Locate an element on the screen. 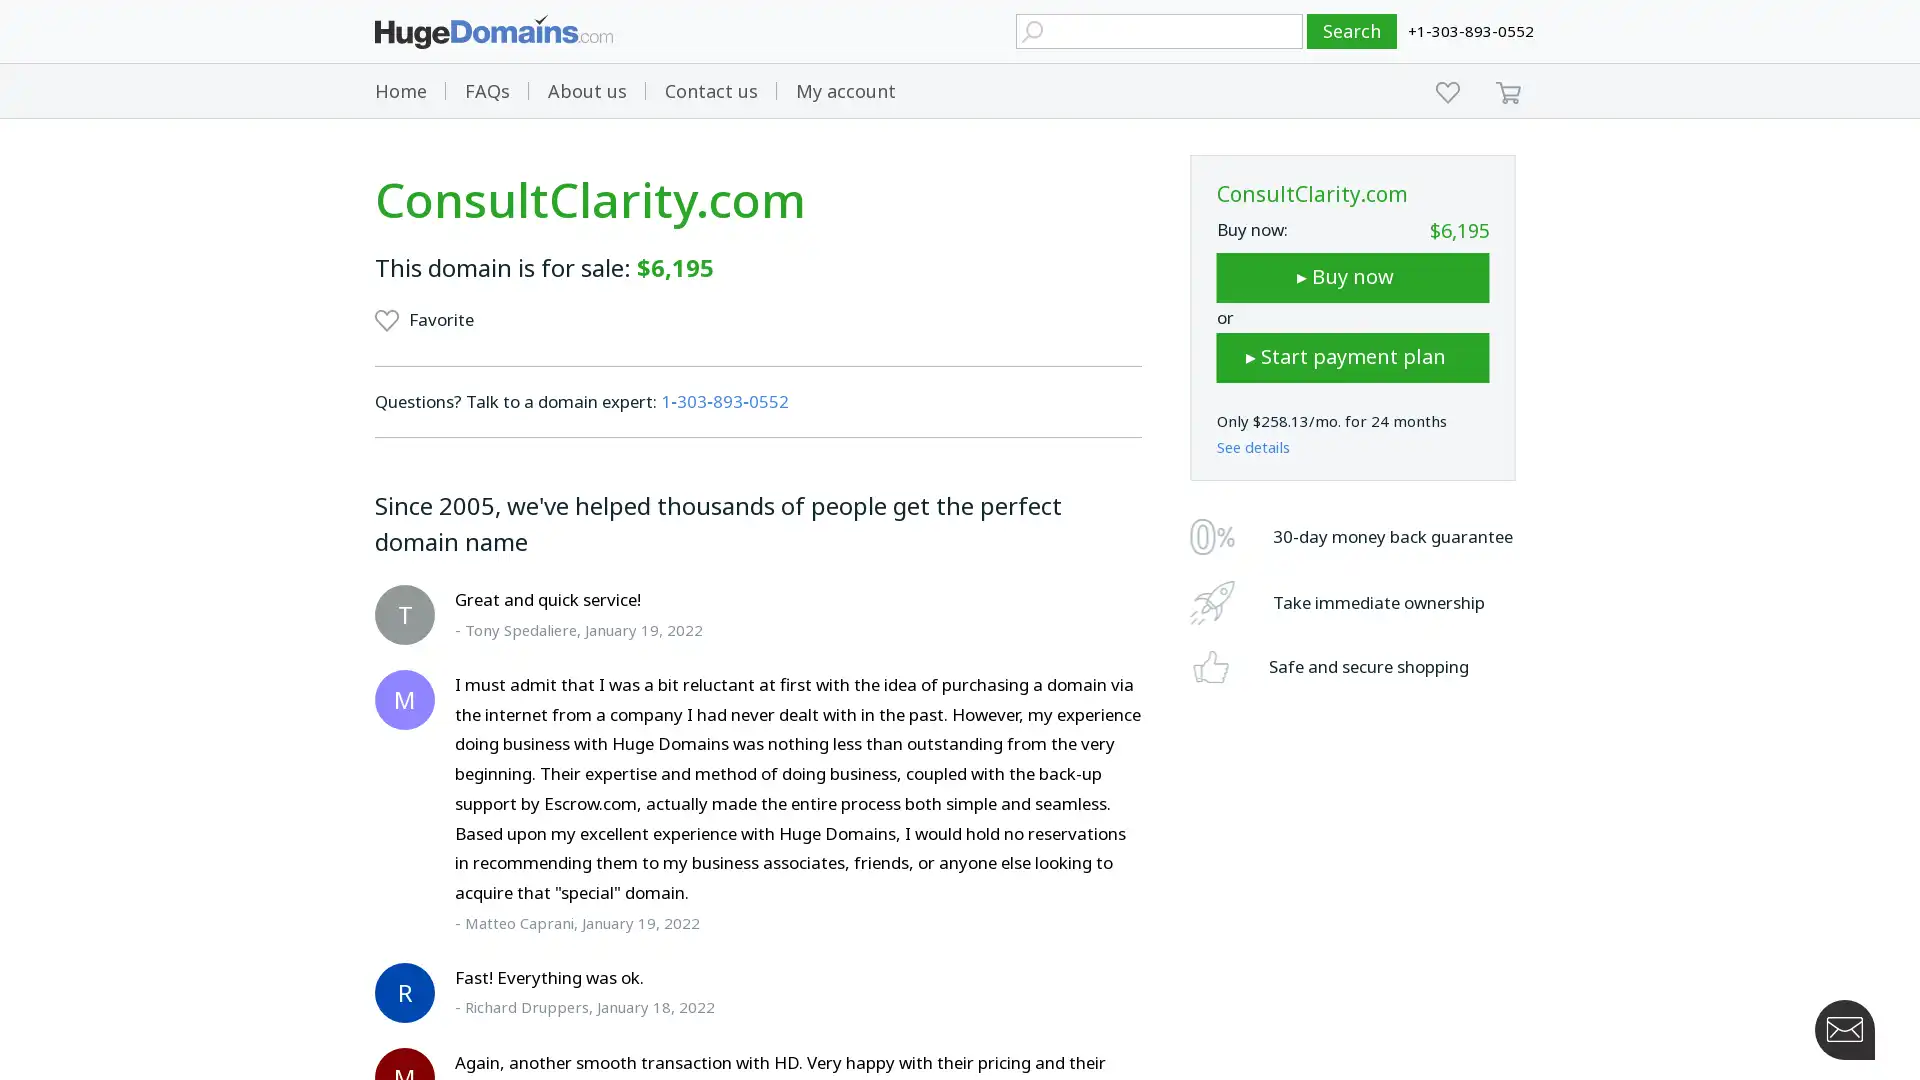 This screenshot has width=1920, height=1080. Search is located at coordinates (1352, 31).